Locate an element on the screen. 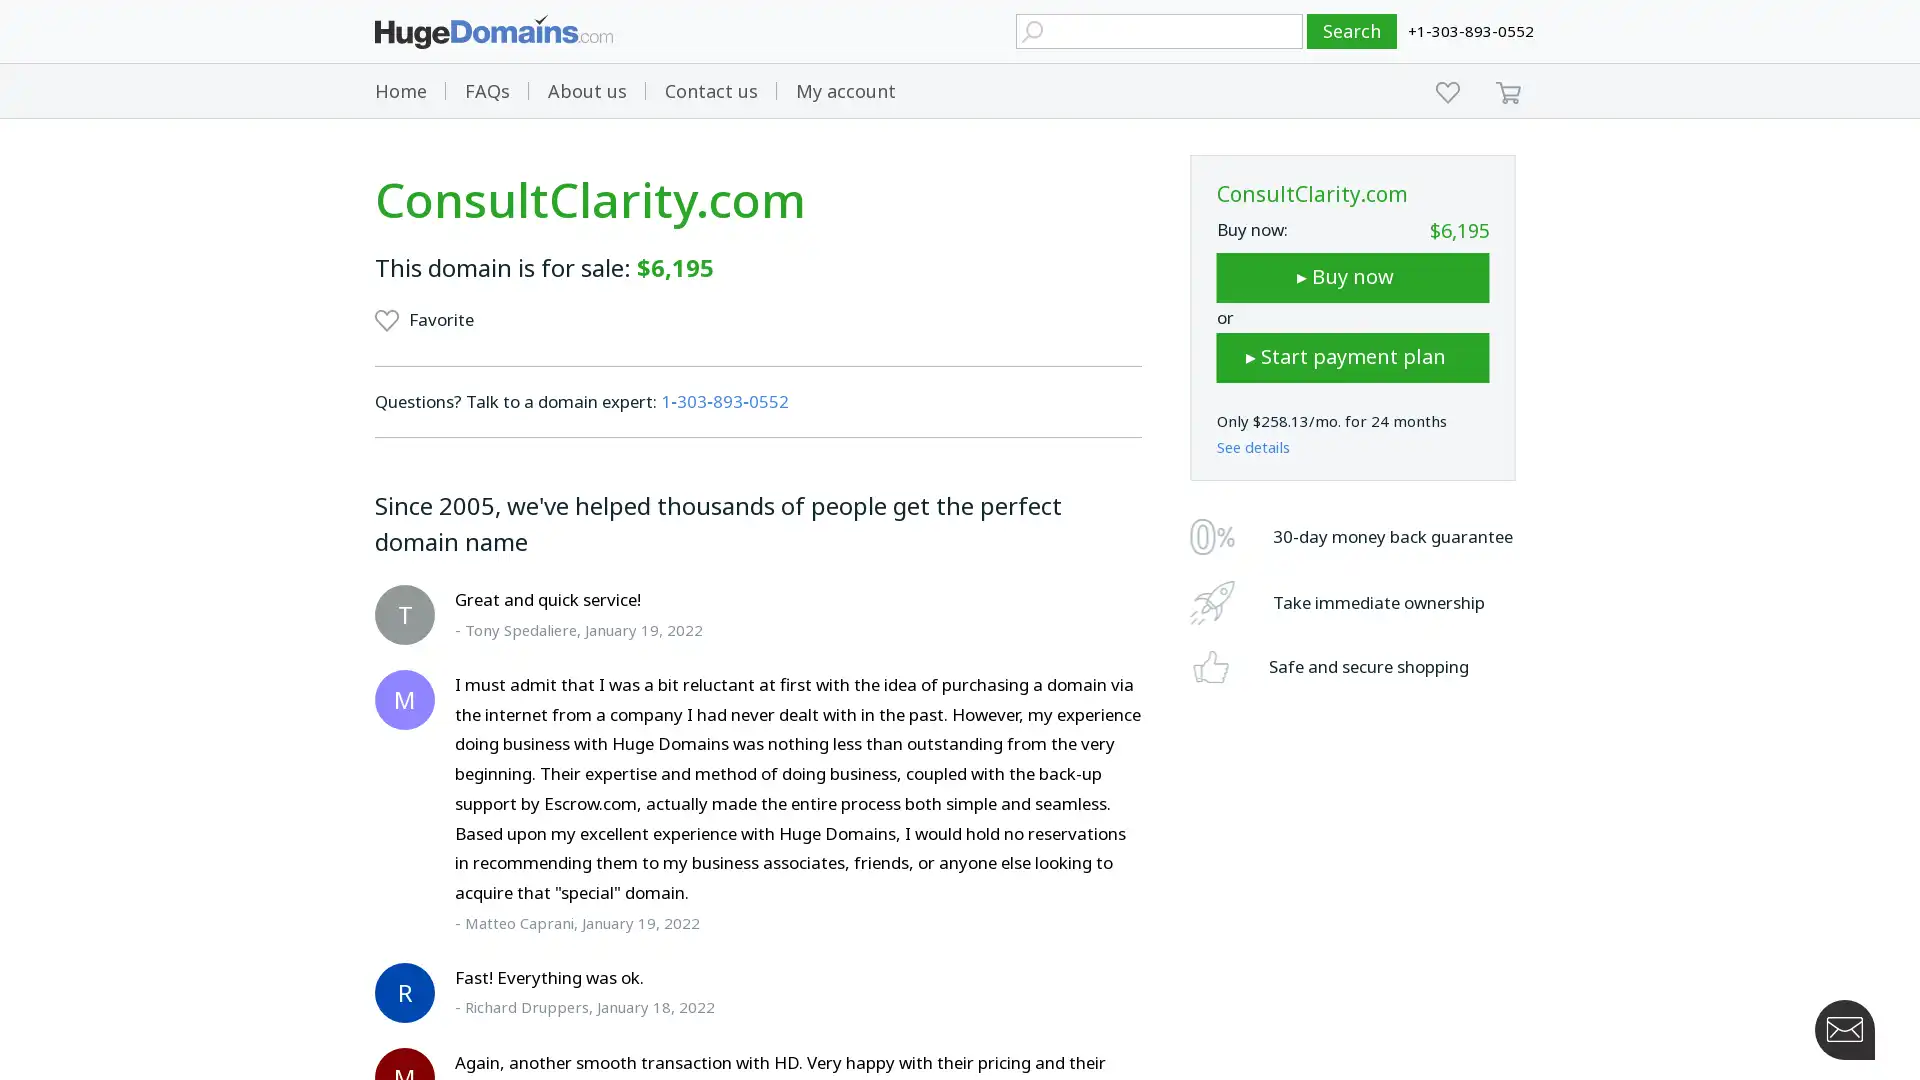 This screenshot has width=1920, height=1080. Search is located at coordinates (1352, 31).